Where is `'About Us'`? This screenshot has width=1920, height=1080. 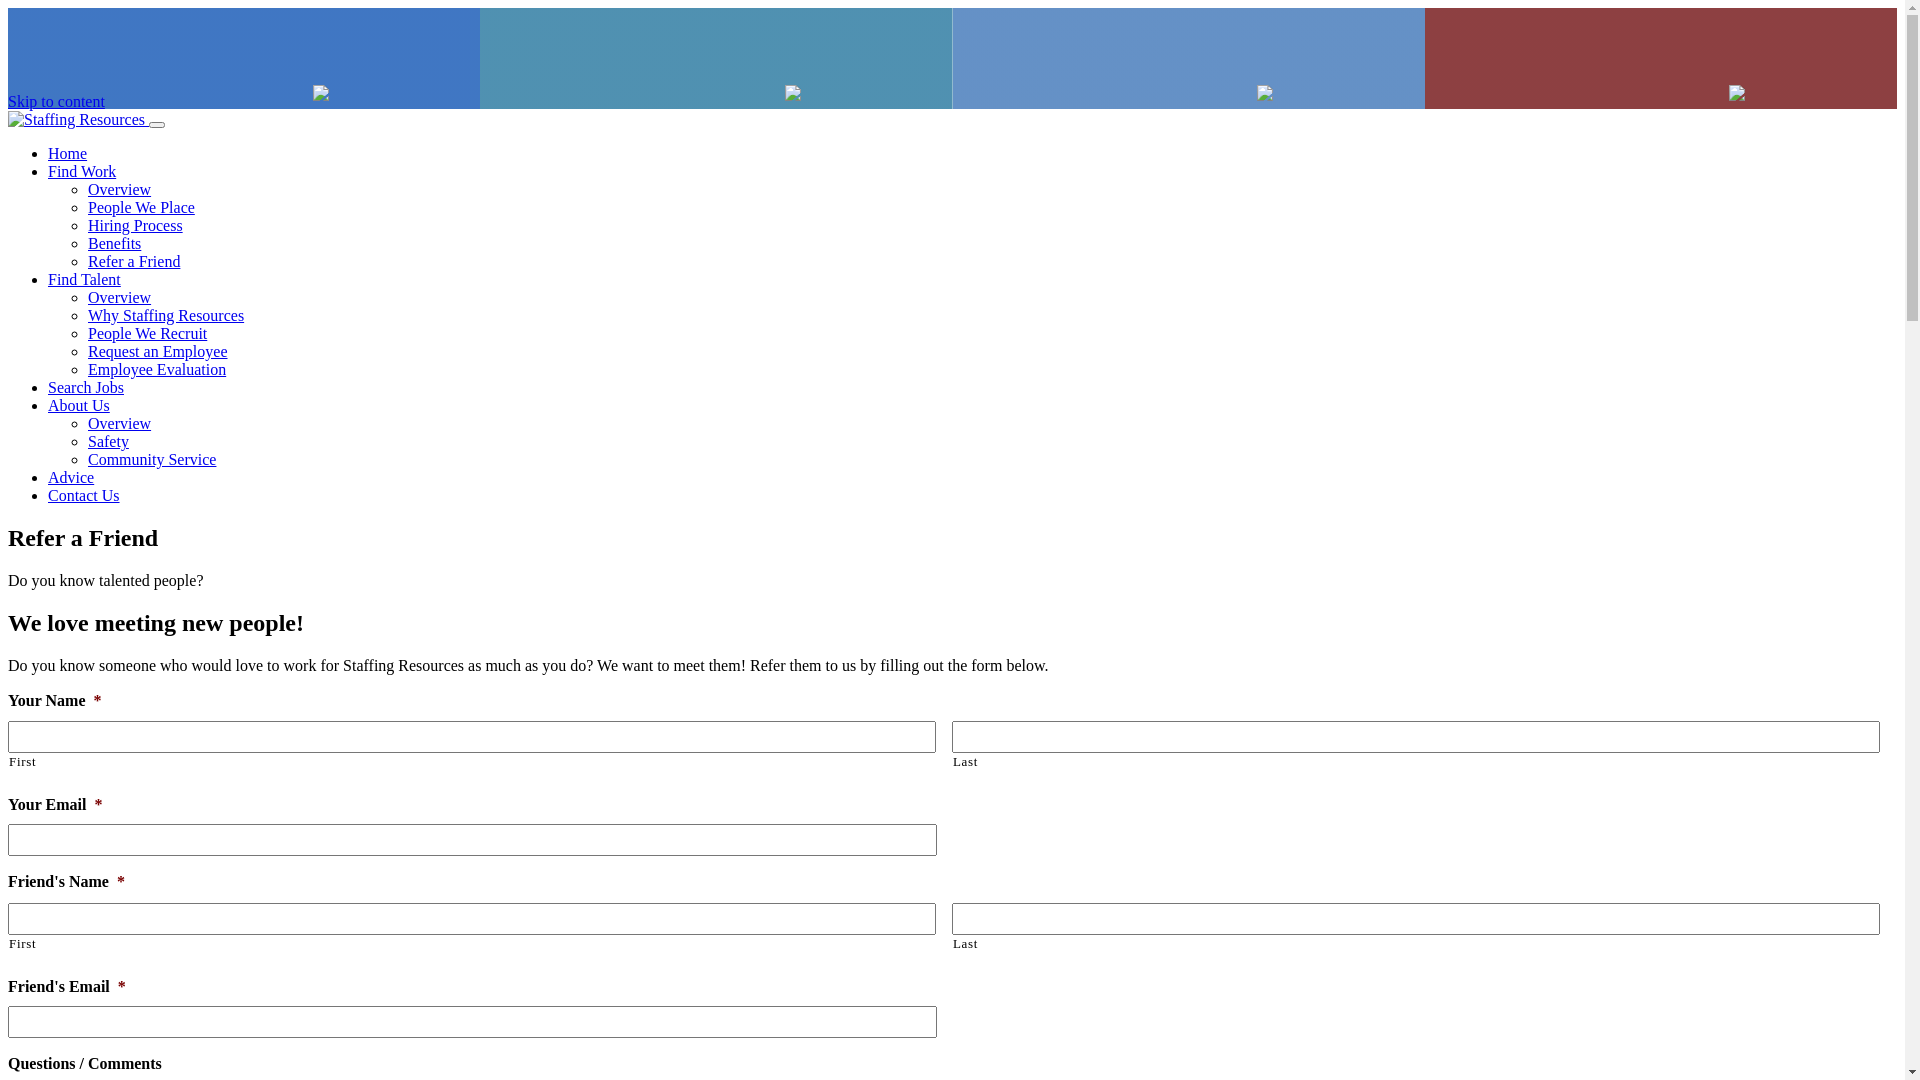
'About Us' is located at coordinates (78, 405).